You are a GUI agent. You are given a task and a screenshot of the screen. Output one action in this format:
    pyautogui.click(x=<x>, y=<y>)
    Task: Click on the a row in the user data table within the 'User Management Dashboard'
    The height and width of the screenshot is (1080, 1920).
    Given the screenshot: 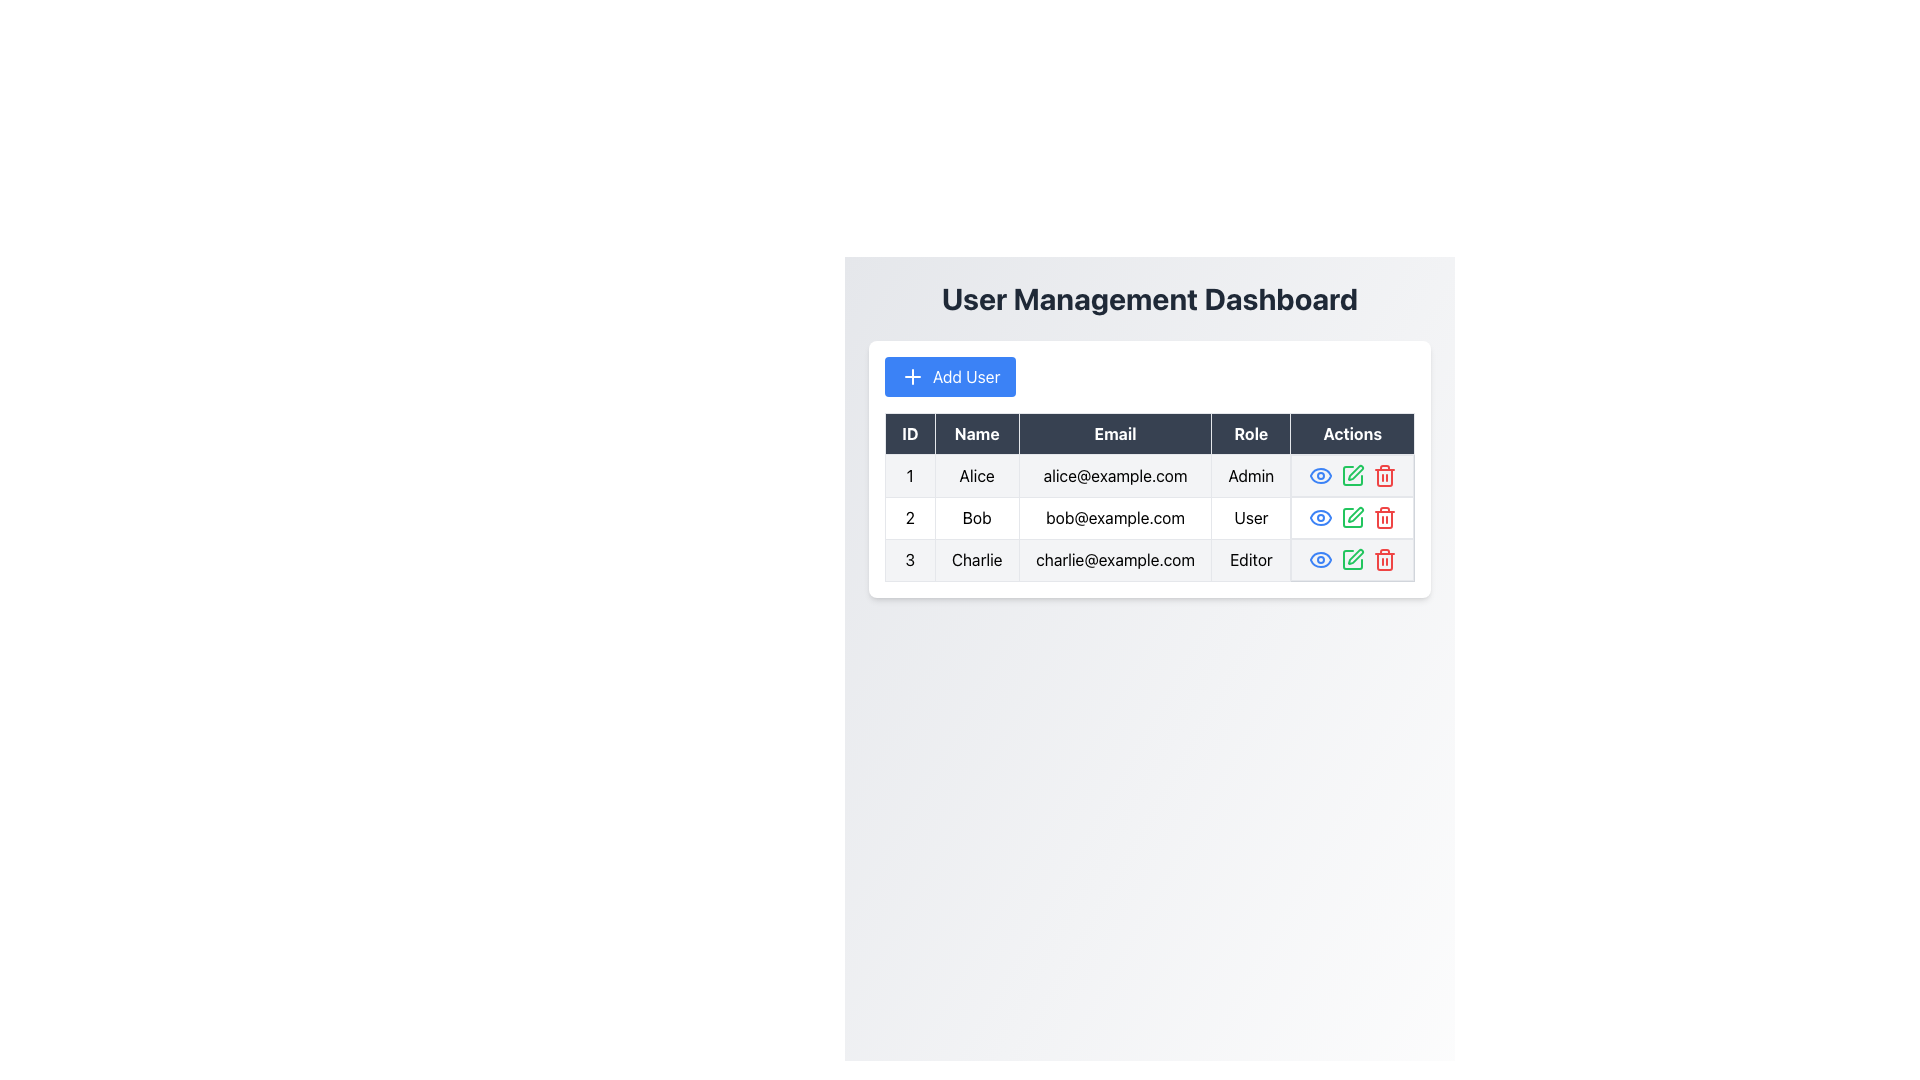 What is the action you would take?
    pyautogui.click(x=1150, y=496)
    